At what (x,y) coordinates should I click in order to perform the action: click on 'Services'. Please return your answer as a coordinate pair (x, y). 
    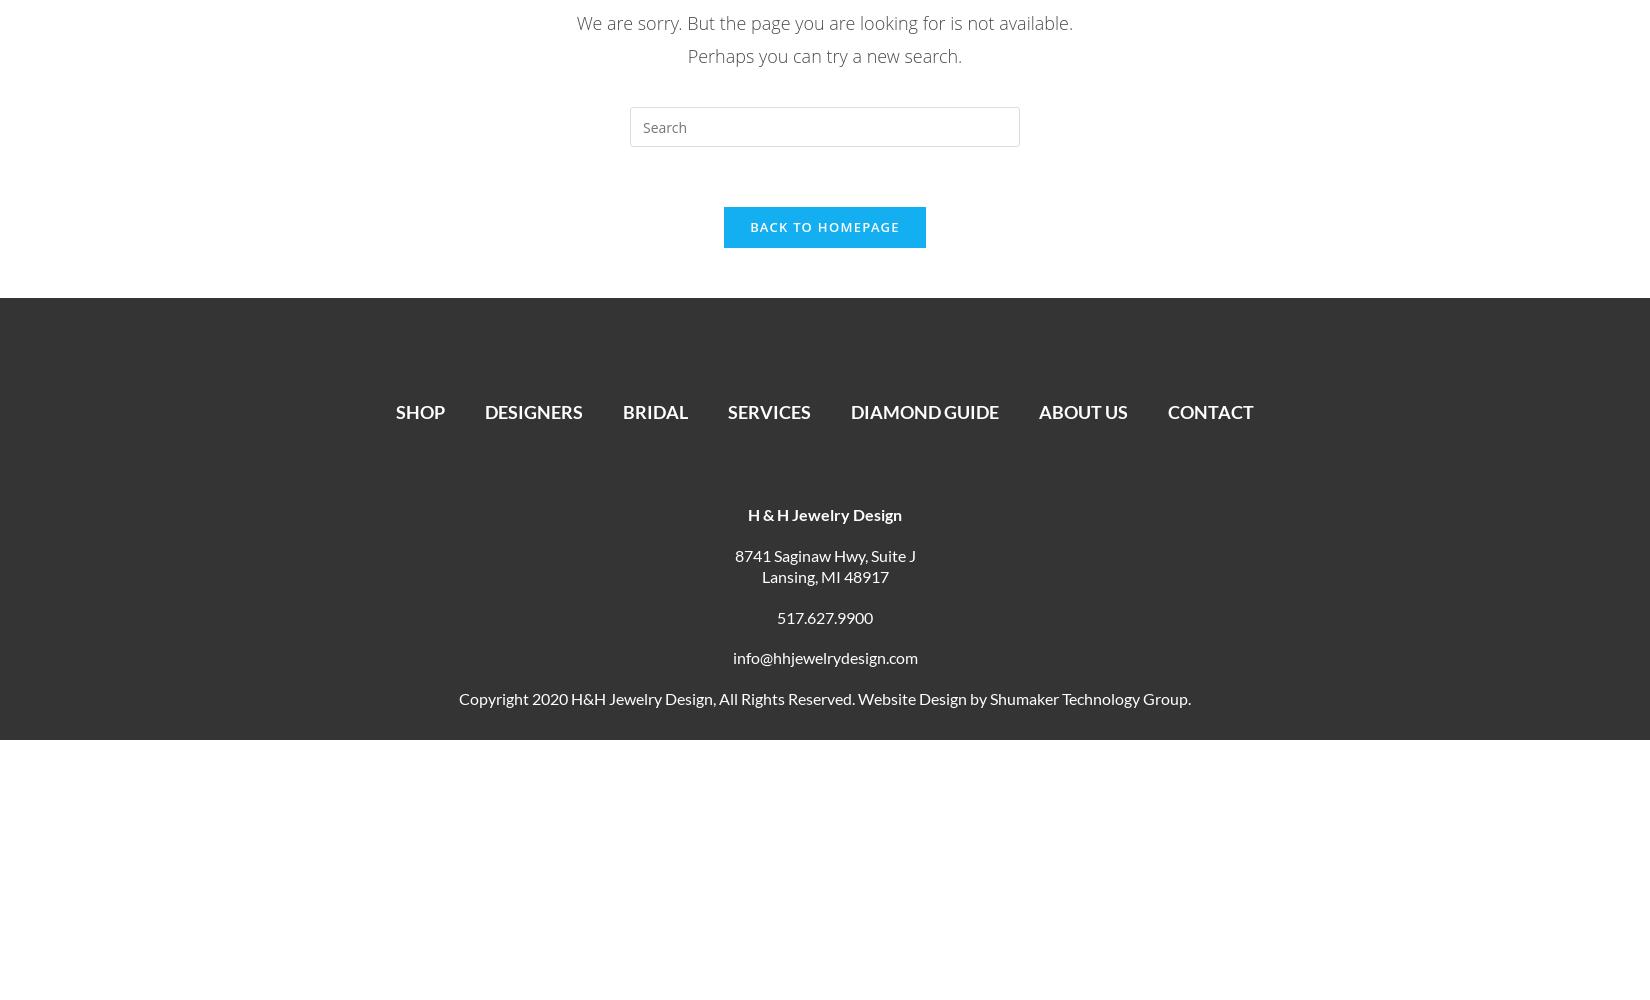
    Looking at the image, I should click on (759, 412).